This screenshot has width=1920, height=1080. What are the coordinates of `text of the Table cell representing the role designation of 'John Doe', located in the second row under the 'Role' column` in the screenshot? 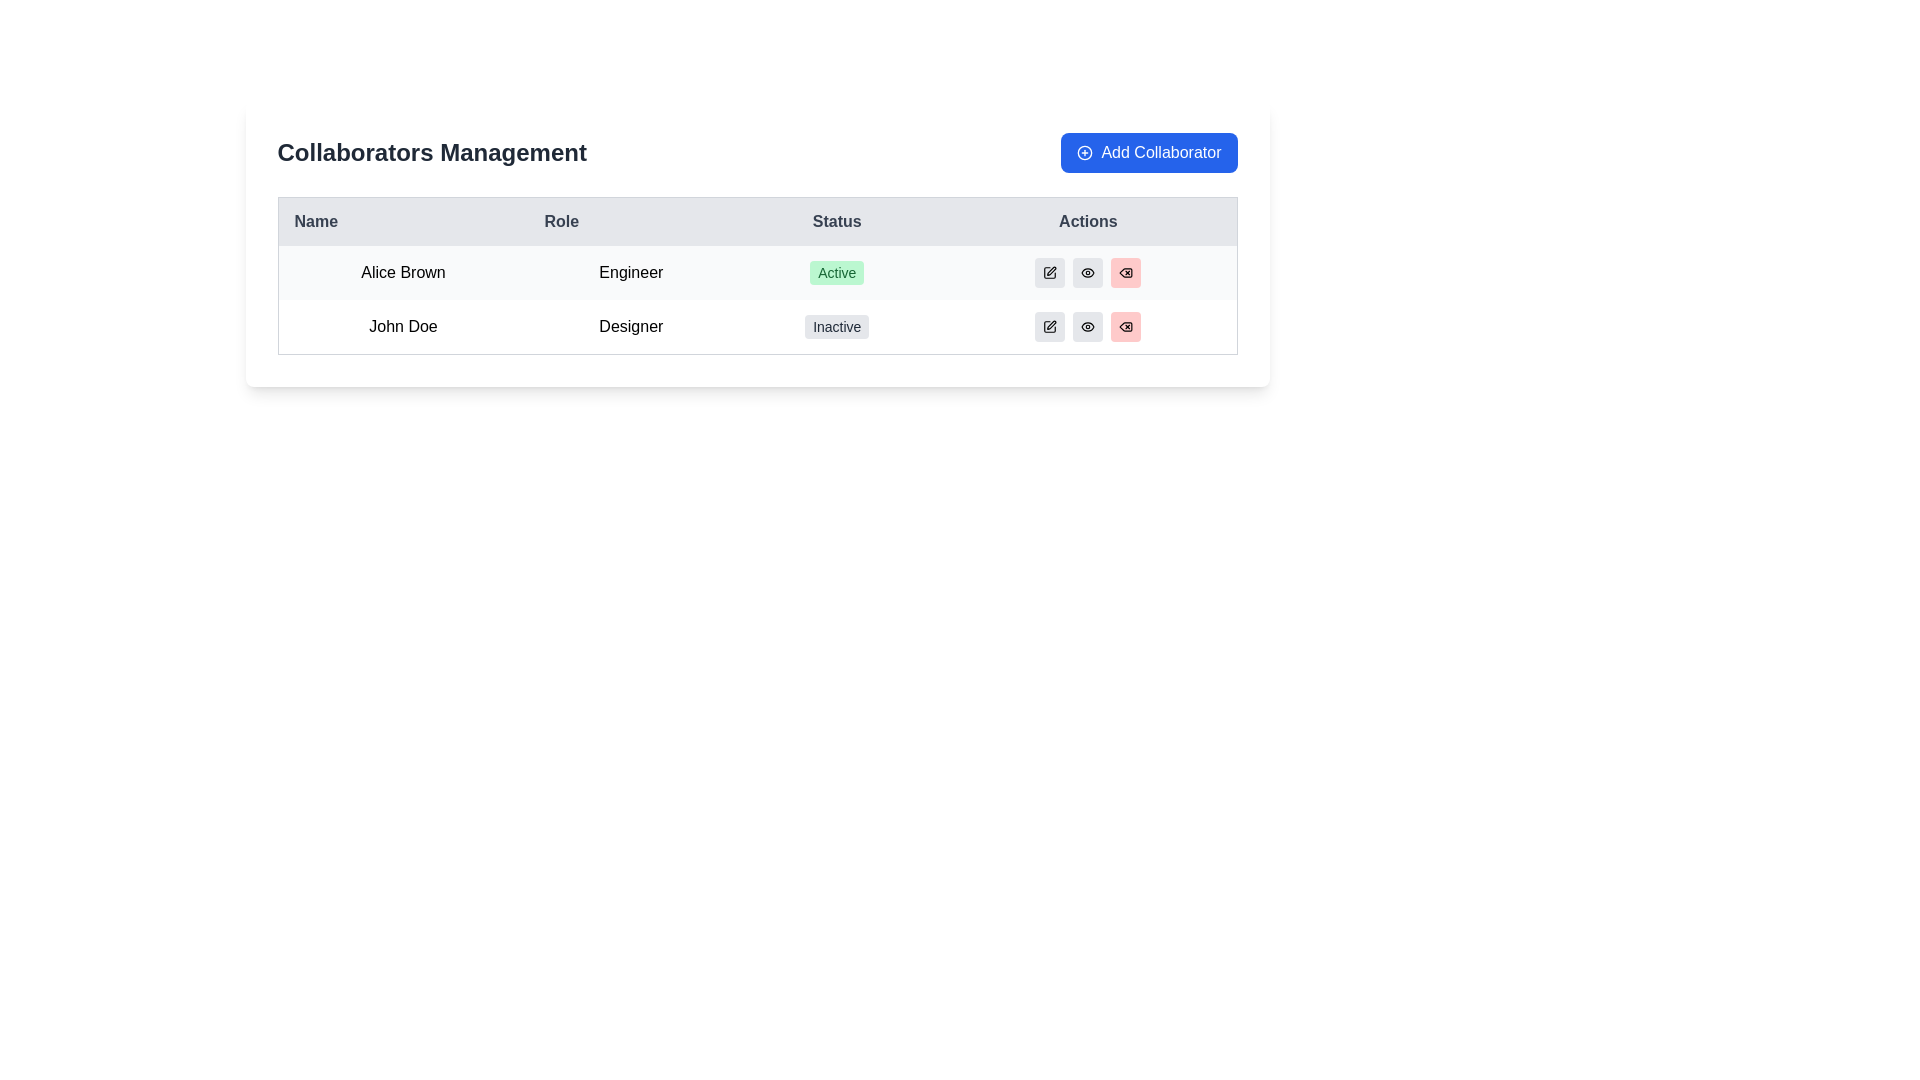 It's located at (630, 326).